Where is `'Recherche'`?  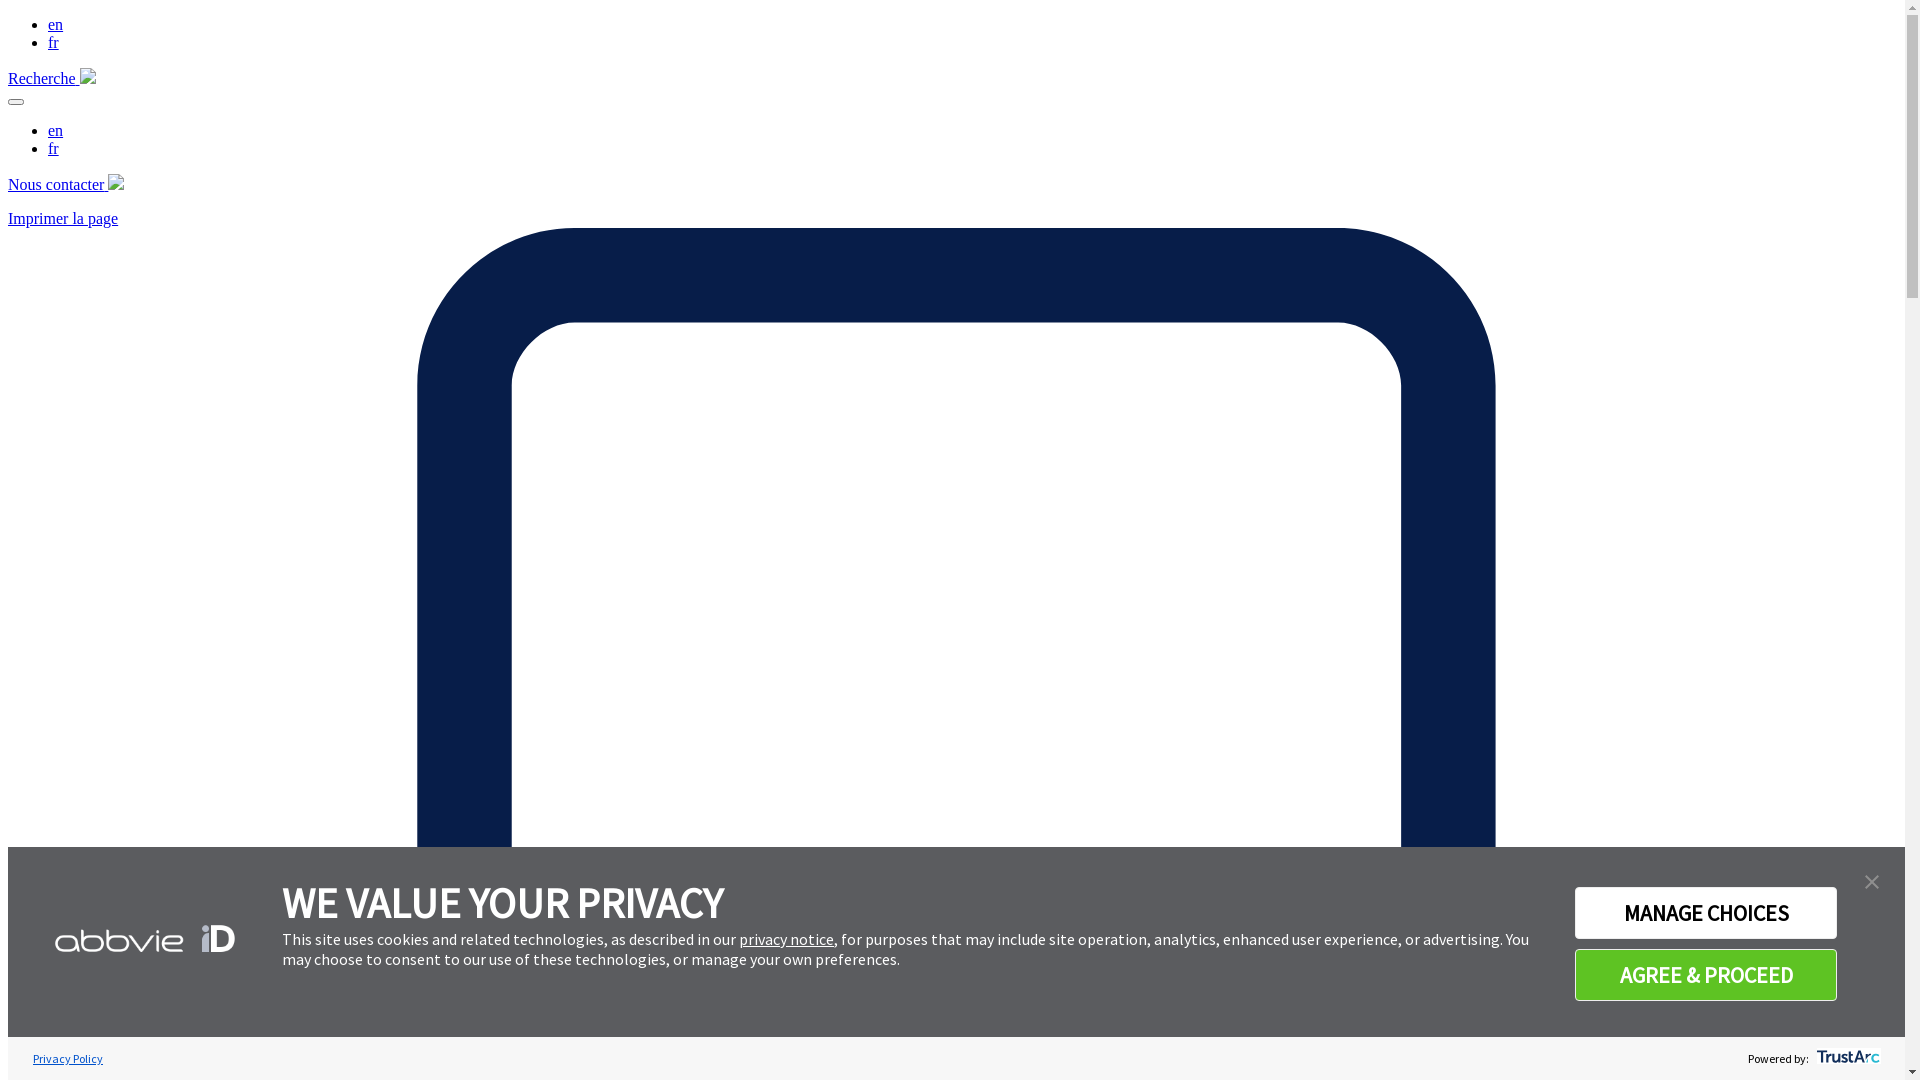
'Recherche' is located at coordinates (52, 77).